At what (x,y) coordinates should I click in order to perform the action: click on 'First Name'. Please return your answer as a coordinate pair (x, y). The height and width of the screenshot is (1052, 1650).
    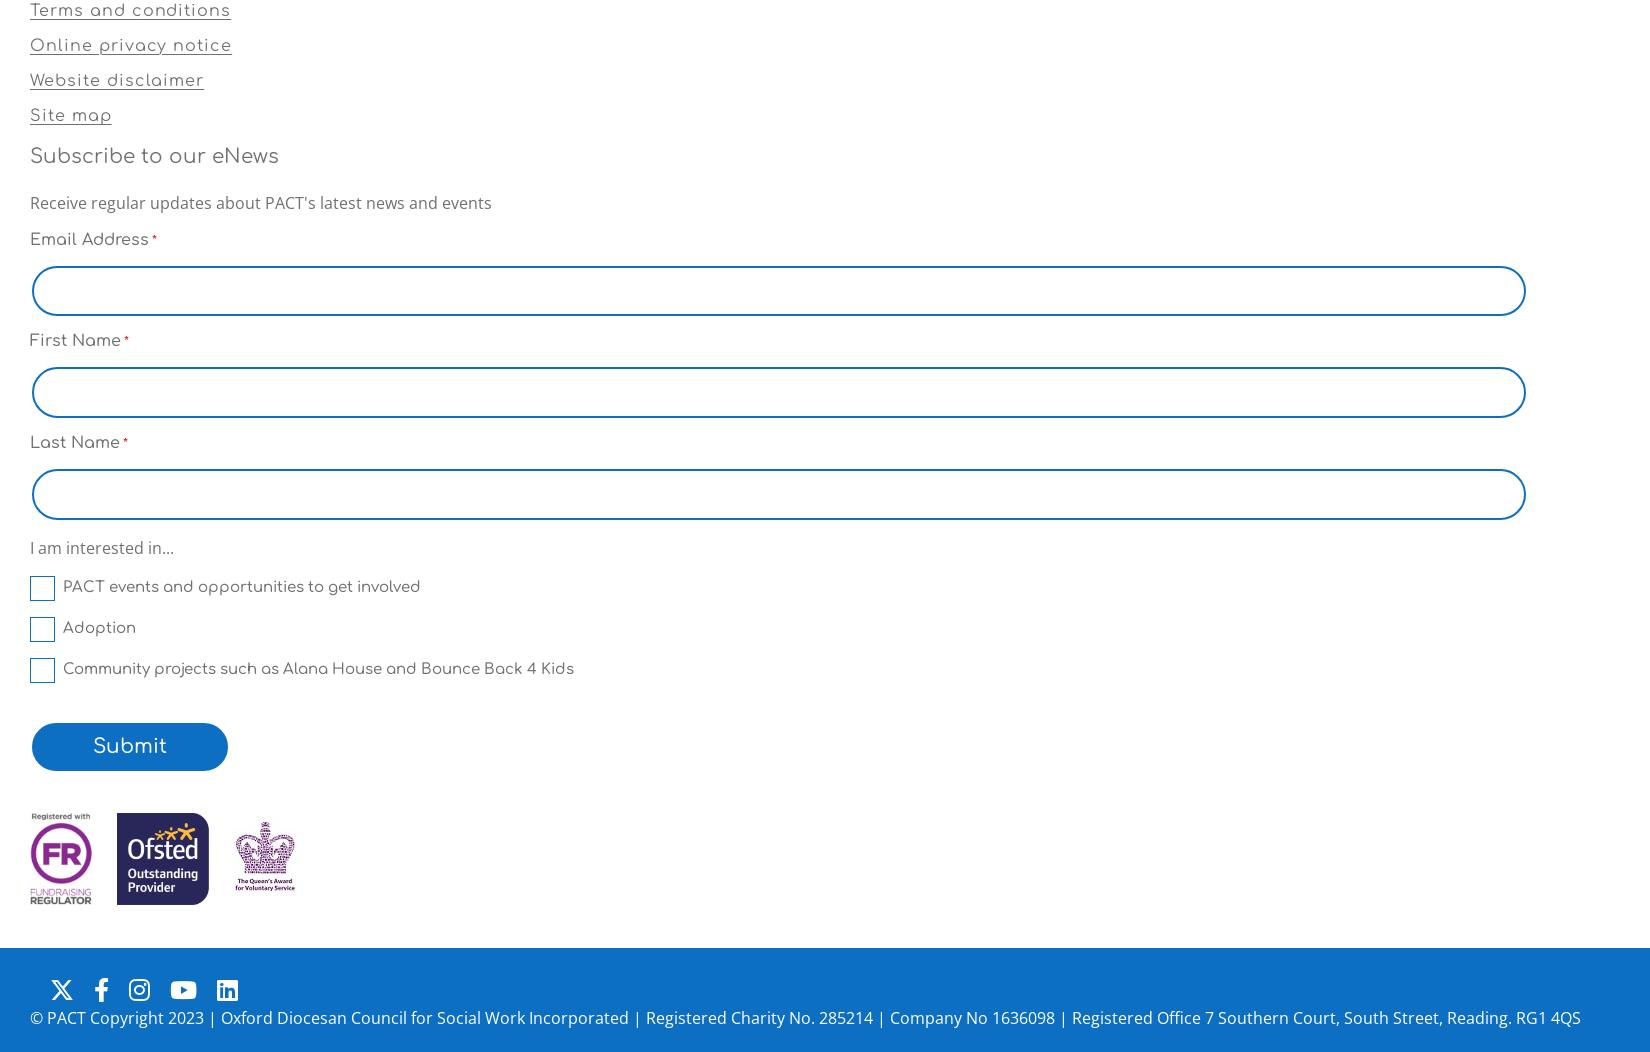
    Looking at the image, I should click on (75, 339).